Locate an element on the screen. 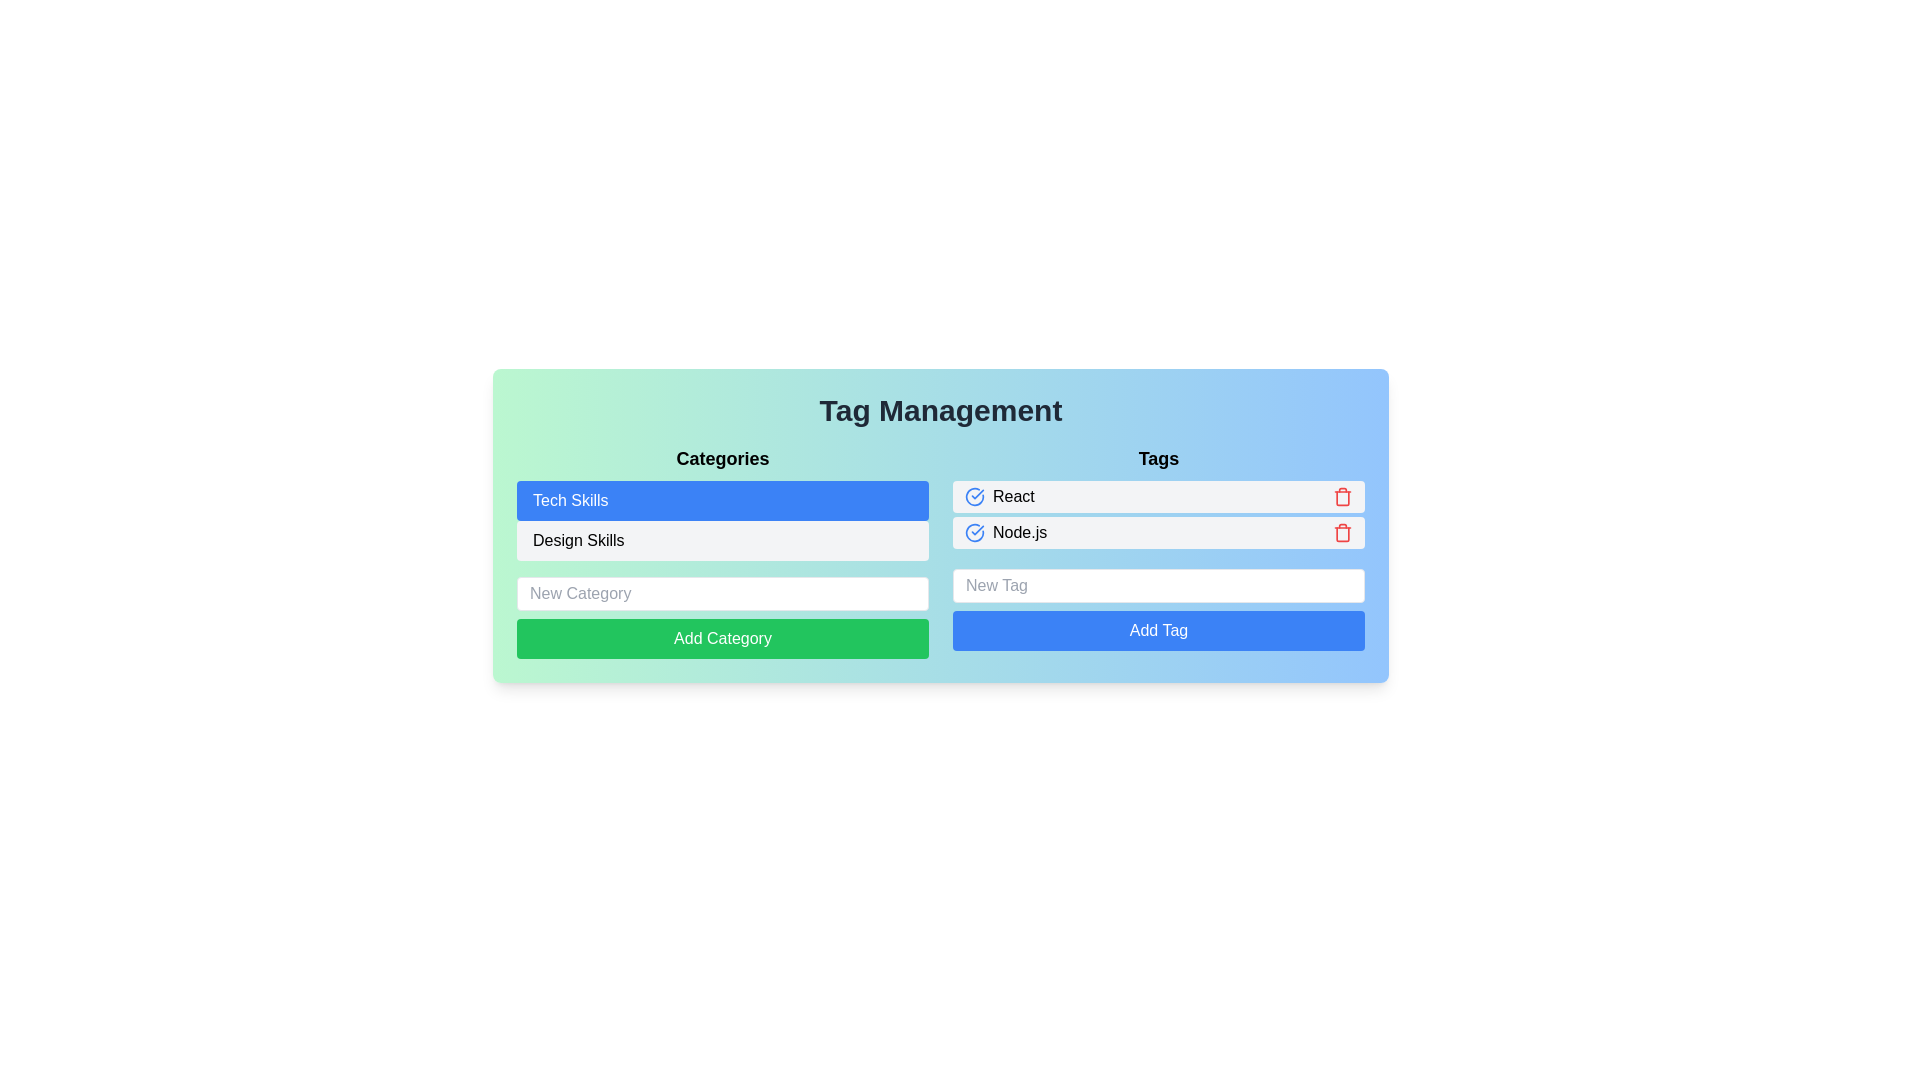 This screenshot has height=1080, width=1920. the text label 'Tags', which is a bold heading styled with a larger font size, positioned in the upper-right part of the interface within a blue background gradient is located at coordinates (1158, 459).